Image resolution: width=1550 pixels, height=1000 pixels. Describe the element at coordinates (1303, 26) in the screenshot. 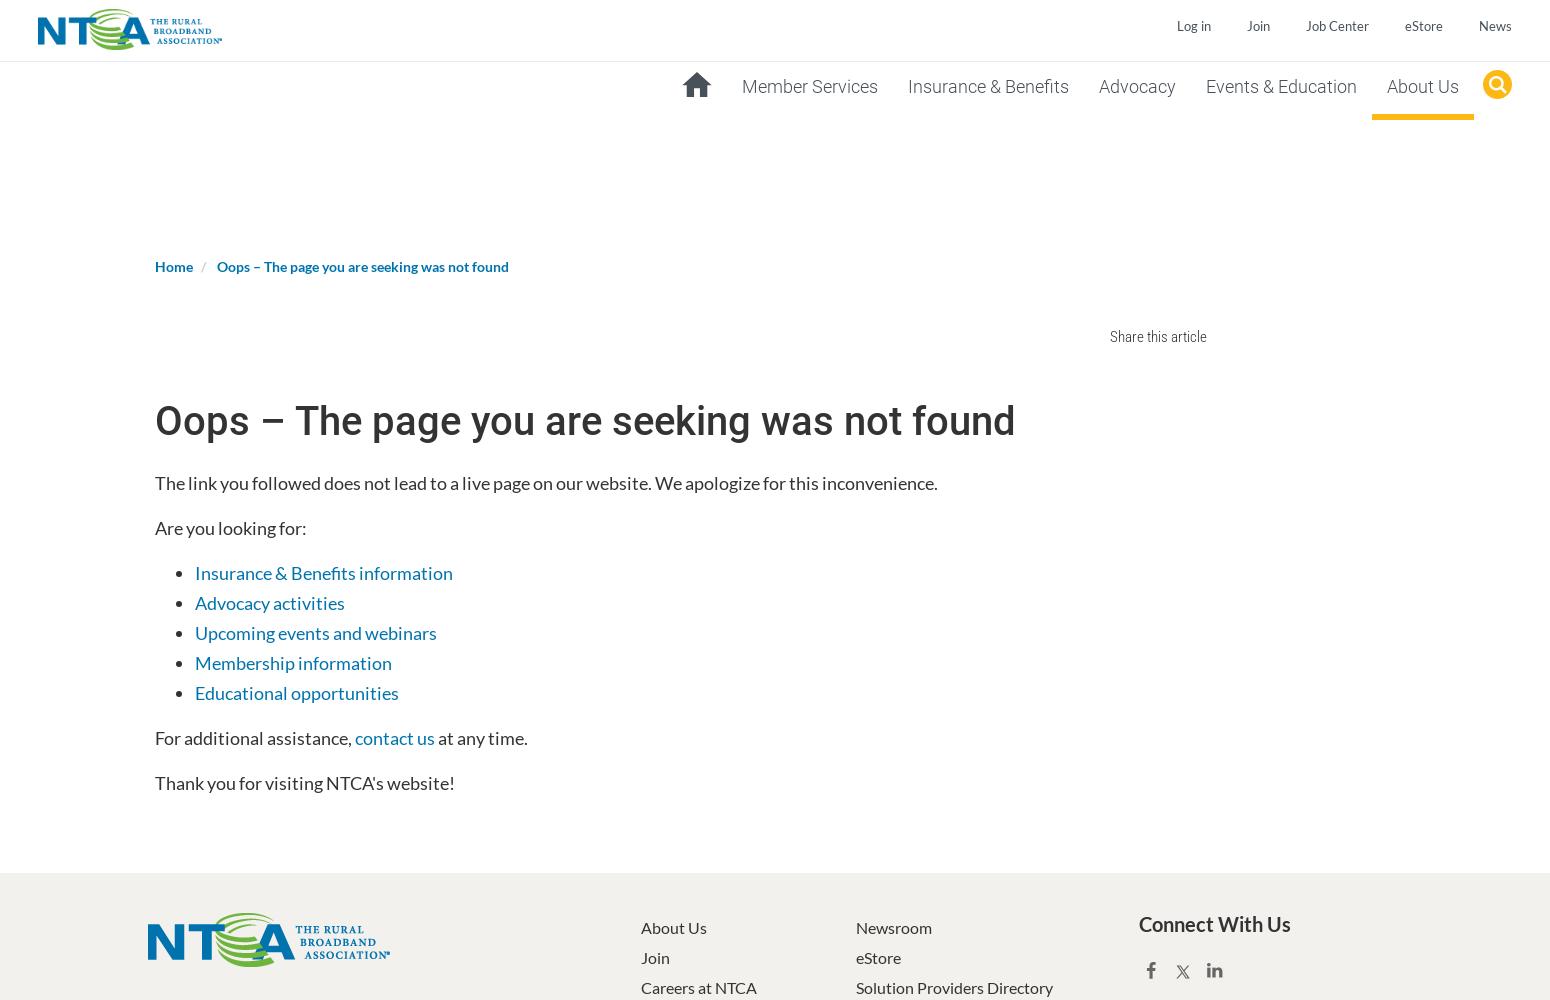

I see `'Job Center'` at that location.